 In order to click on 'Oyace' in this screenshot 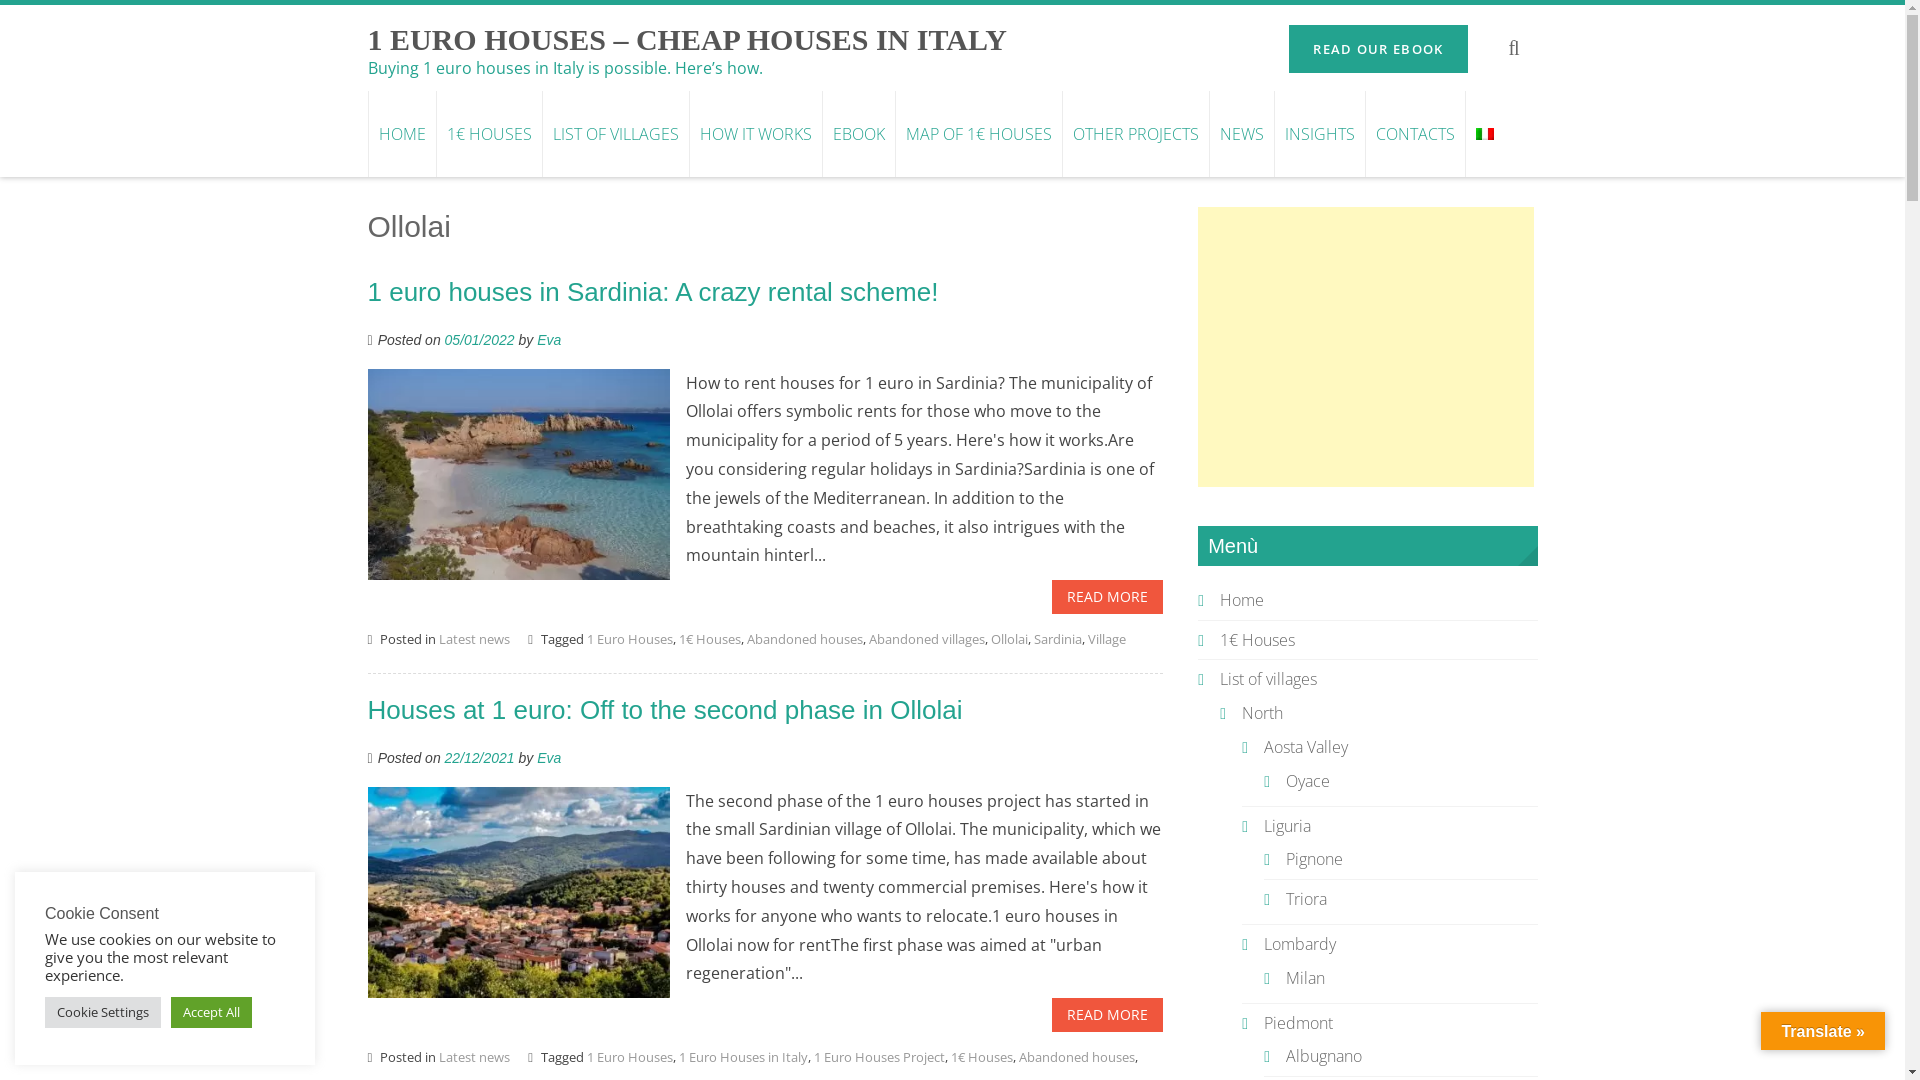, I will do `click(1308, 779)`.